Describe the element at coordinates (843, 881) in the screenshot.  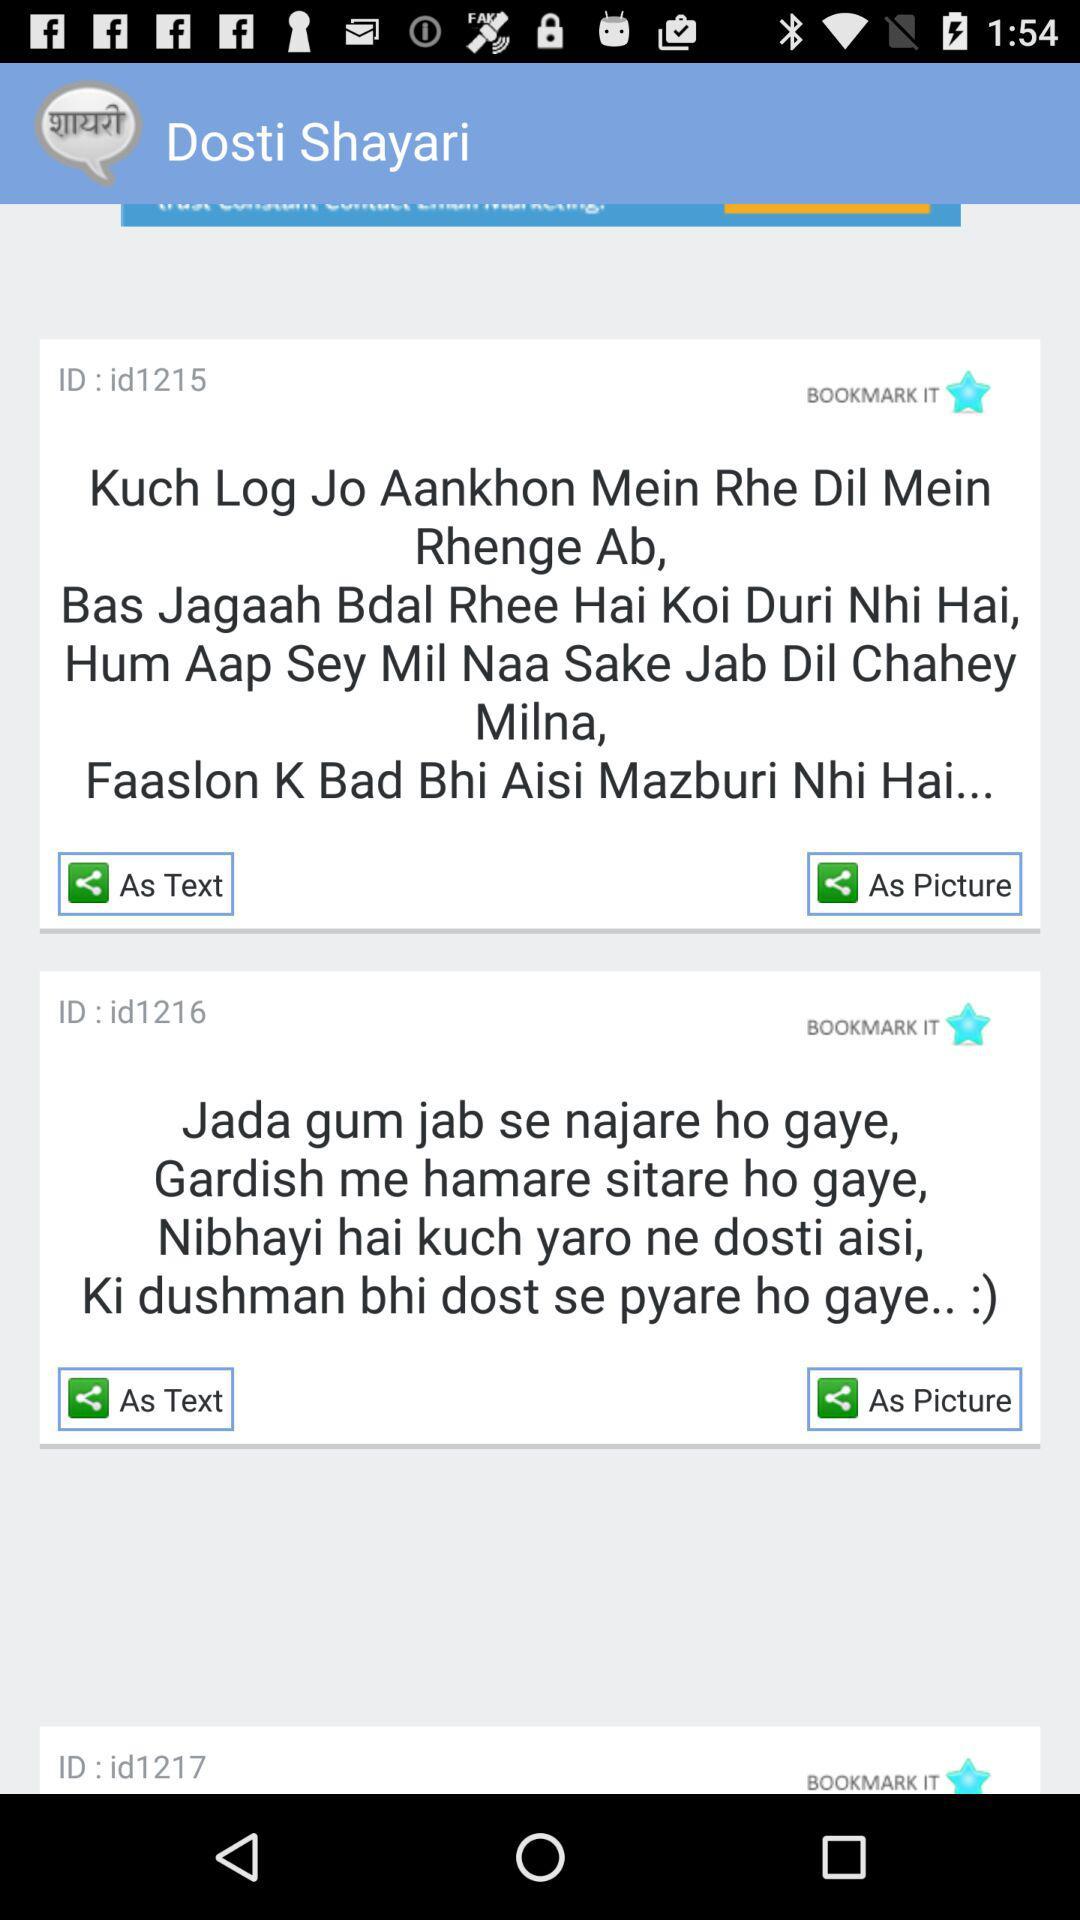
I see `item to the right of the as text` at that location.